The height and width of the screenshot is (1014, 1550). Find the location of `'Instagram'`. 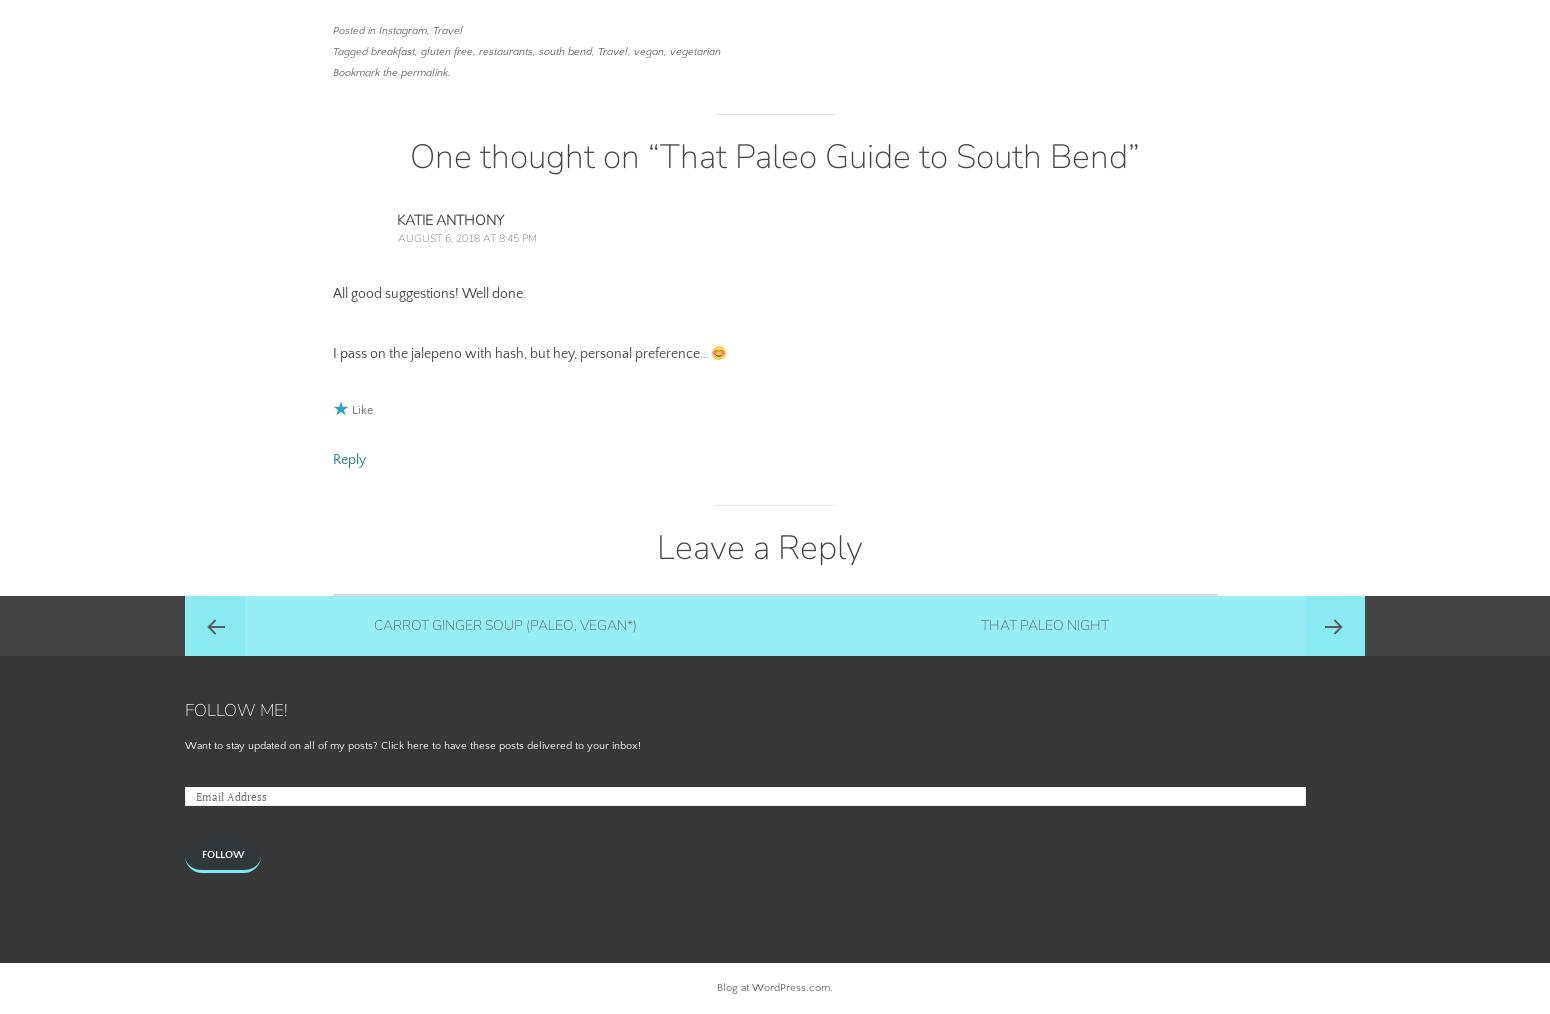

'Instagram' is located at coordinates (402, 29).